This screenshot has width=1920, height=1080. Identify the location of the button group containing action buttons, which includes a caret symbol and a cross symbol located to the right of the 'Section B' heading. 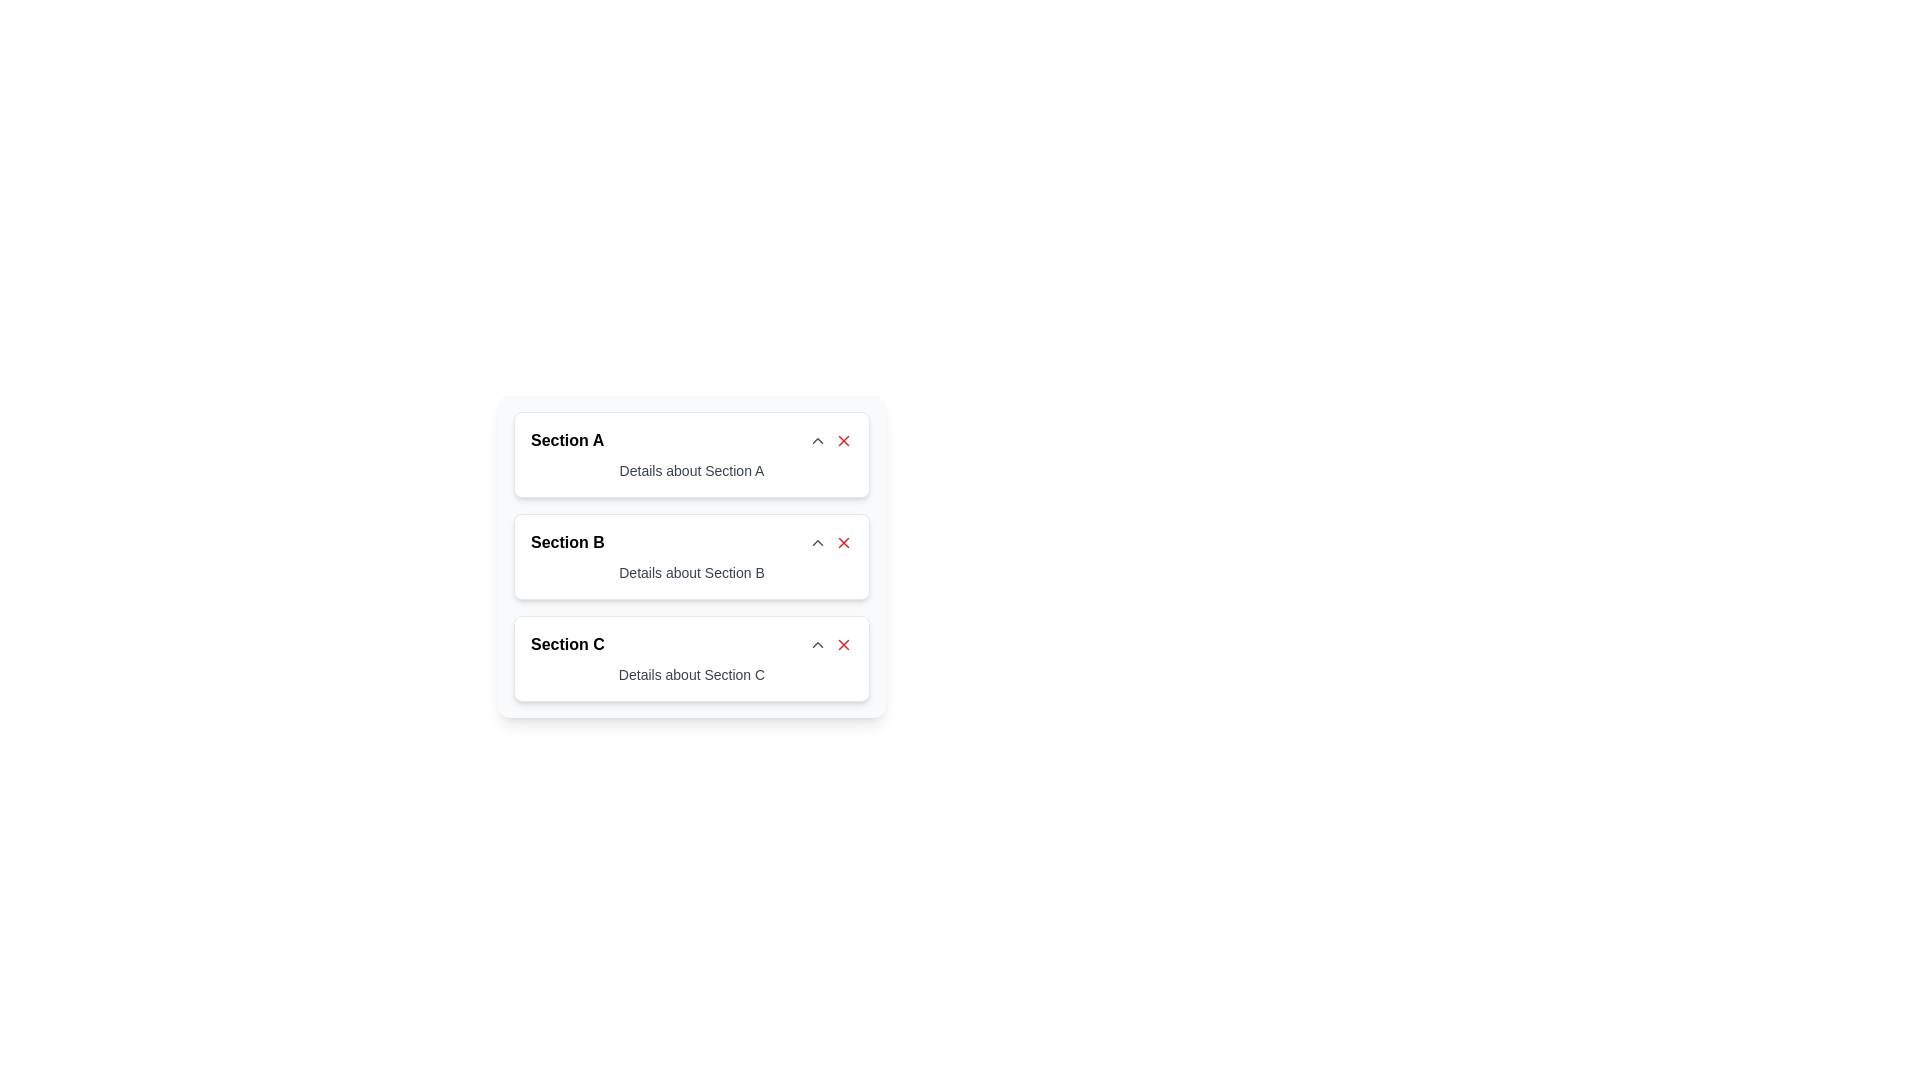
(830, 543).